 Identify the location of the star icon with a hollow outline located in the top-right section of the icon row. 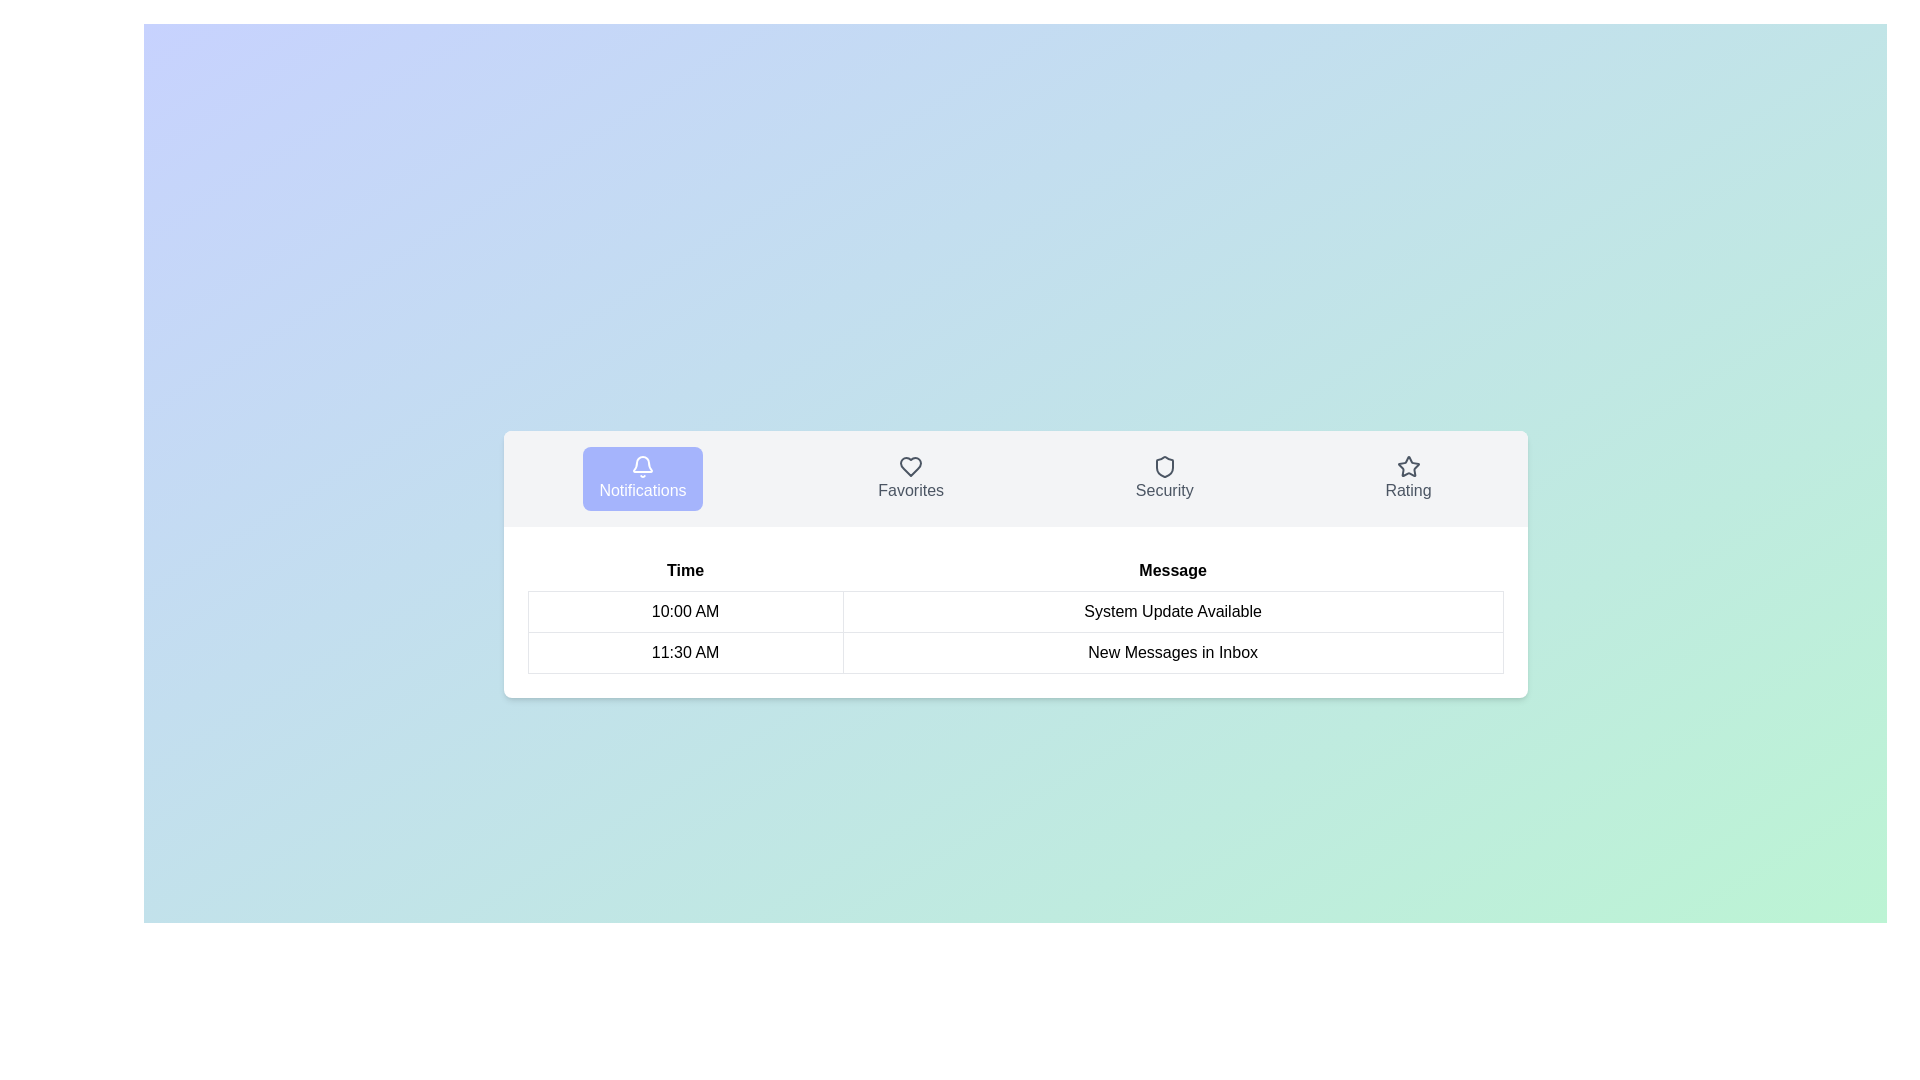
(1406, 466).